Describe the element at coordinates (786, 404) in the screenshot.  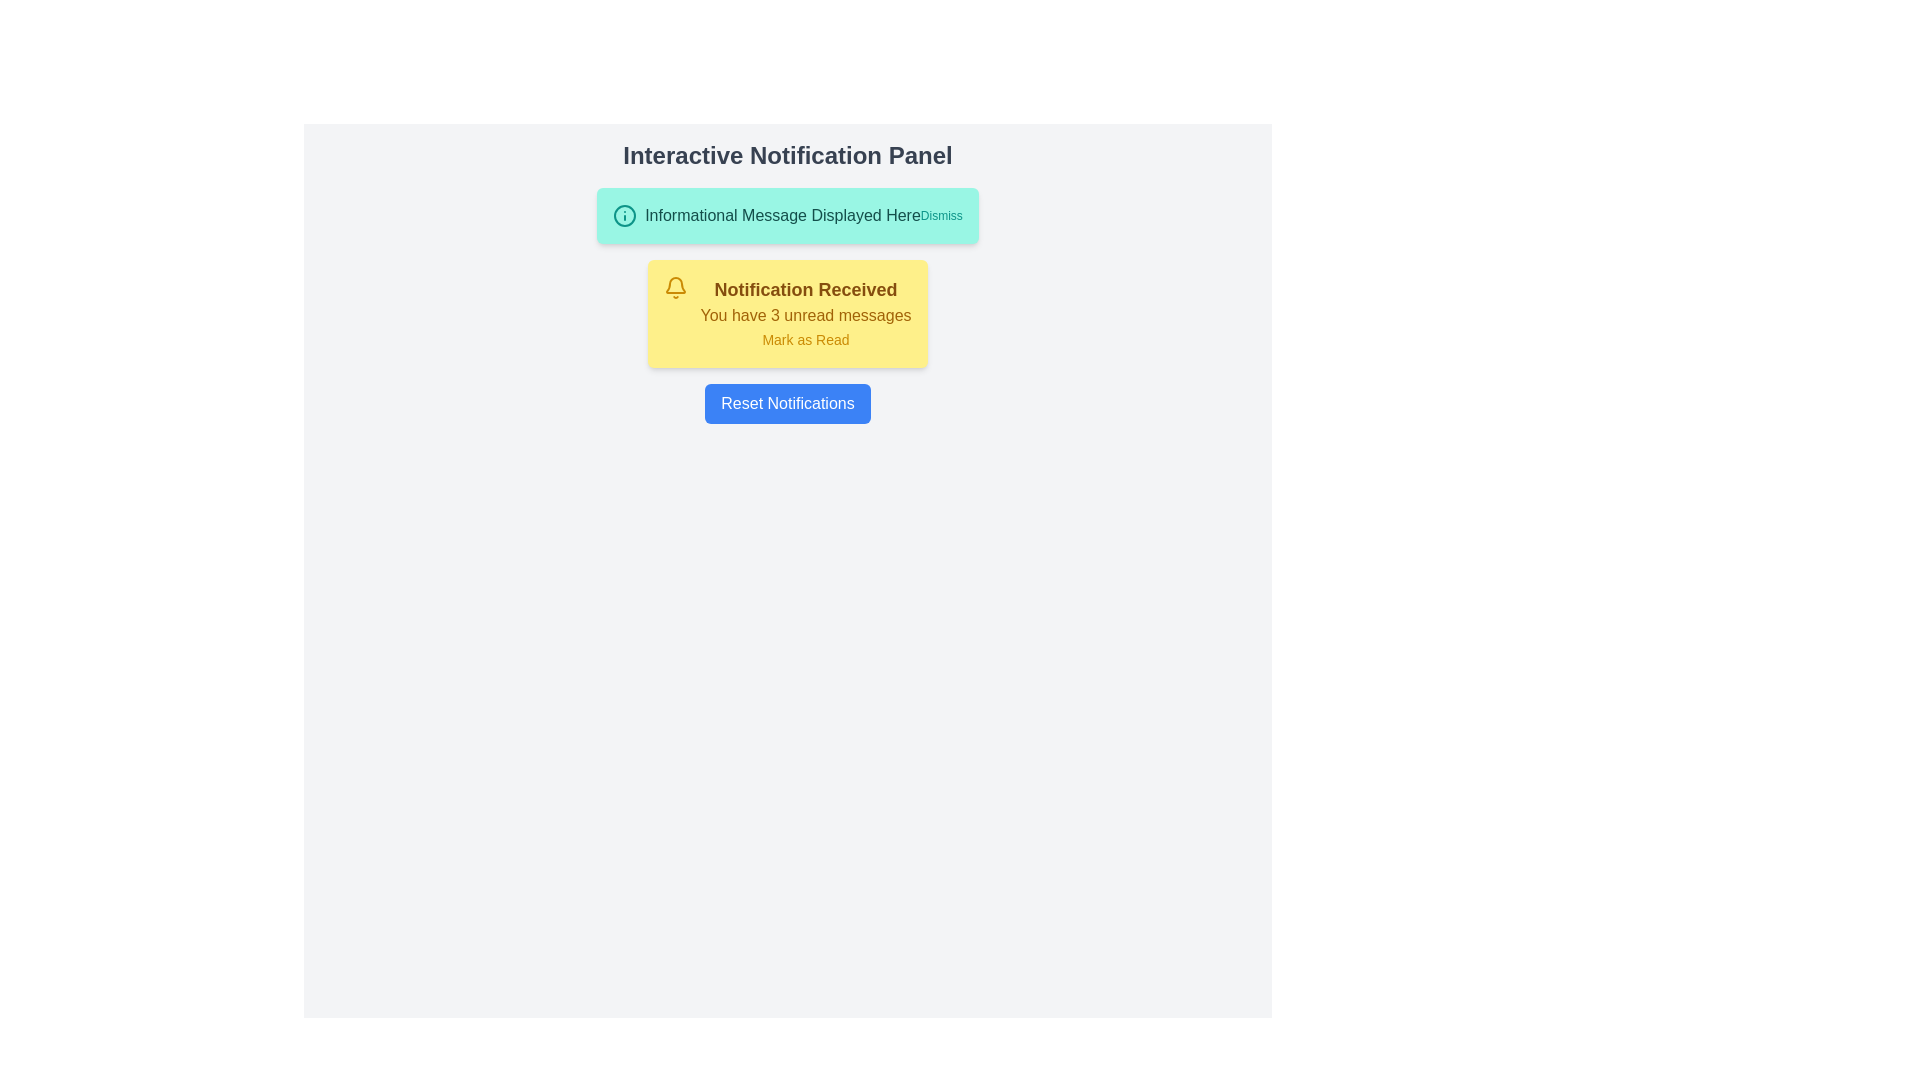
I see `the reset button located at the bottom of the 'Interactive Notification Panel' to observe the hover effect` at that location.